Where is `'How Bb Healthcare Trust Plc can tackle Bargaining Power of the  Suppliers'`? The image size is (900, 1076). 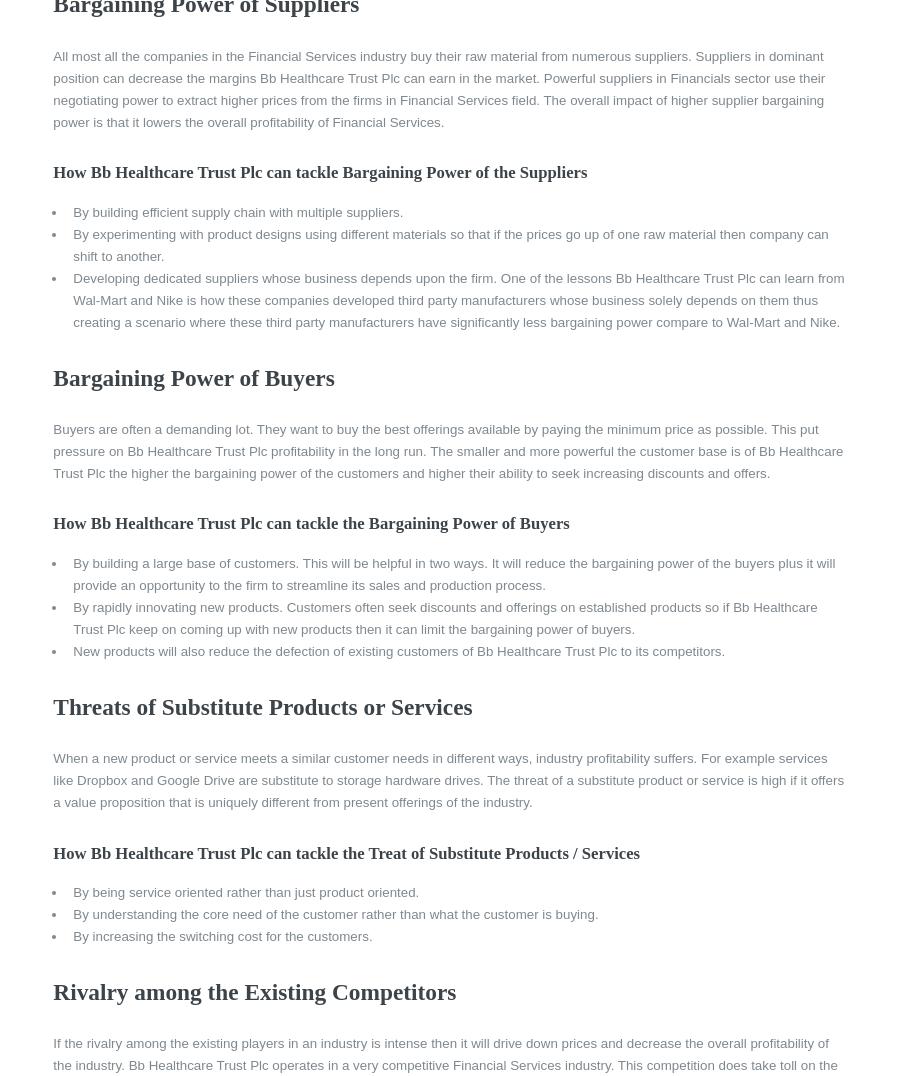
'How Bb Healthcare Trust Plc can tackle Bargaining Power of the  Suppliers' is located at coordinates (52, 172).